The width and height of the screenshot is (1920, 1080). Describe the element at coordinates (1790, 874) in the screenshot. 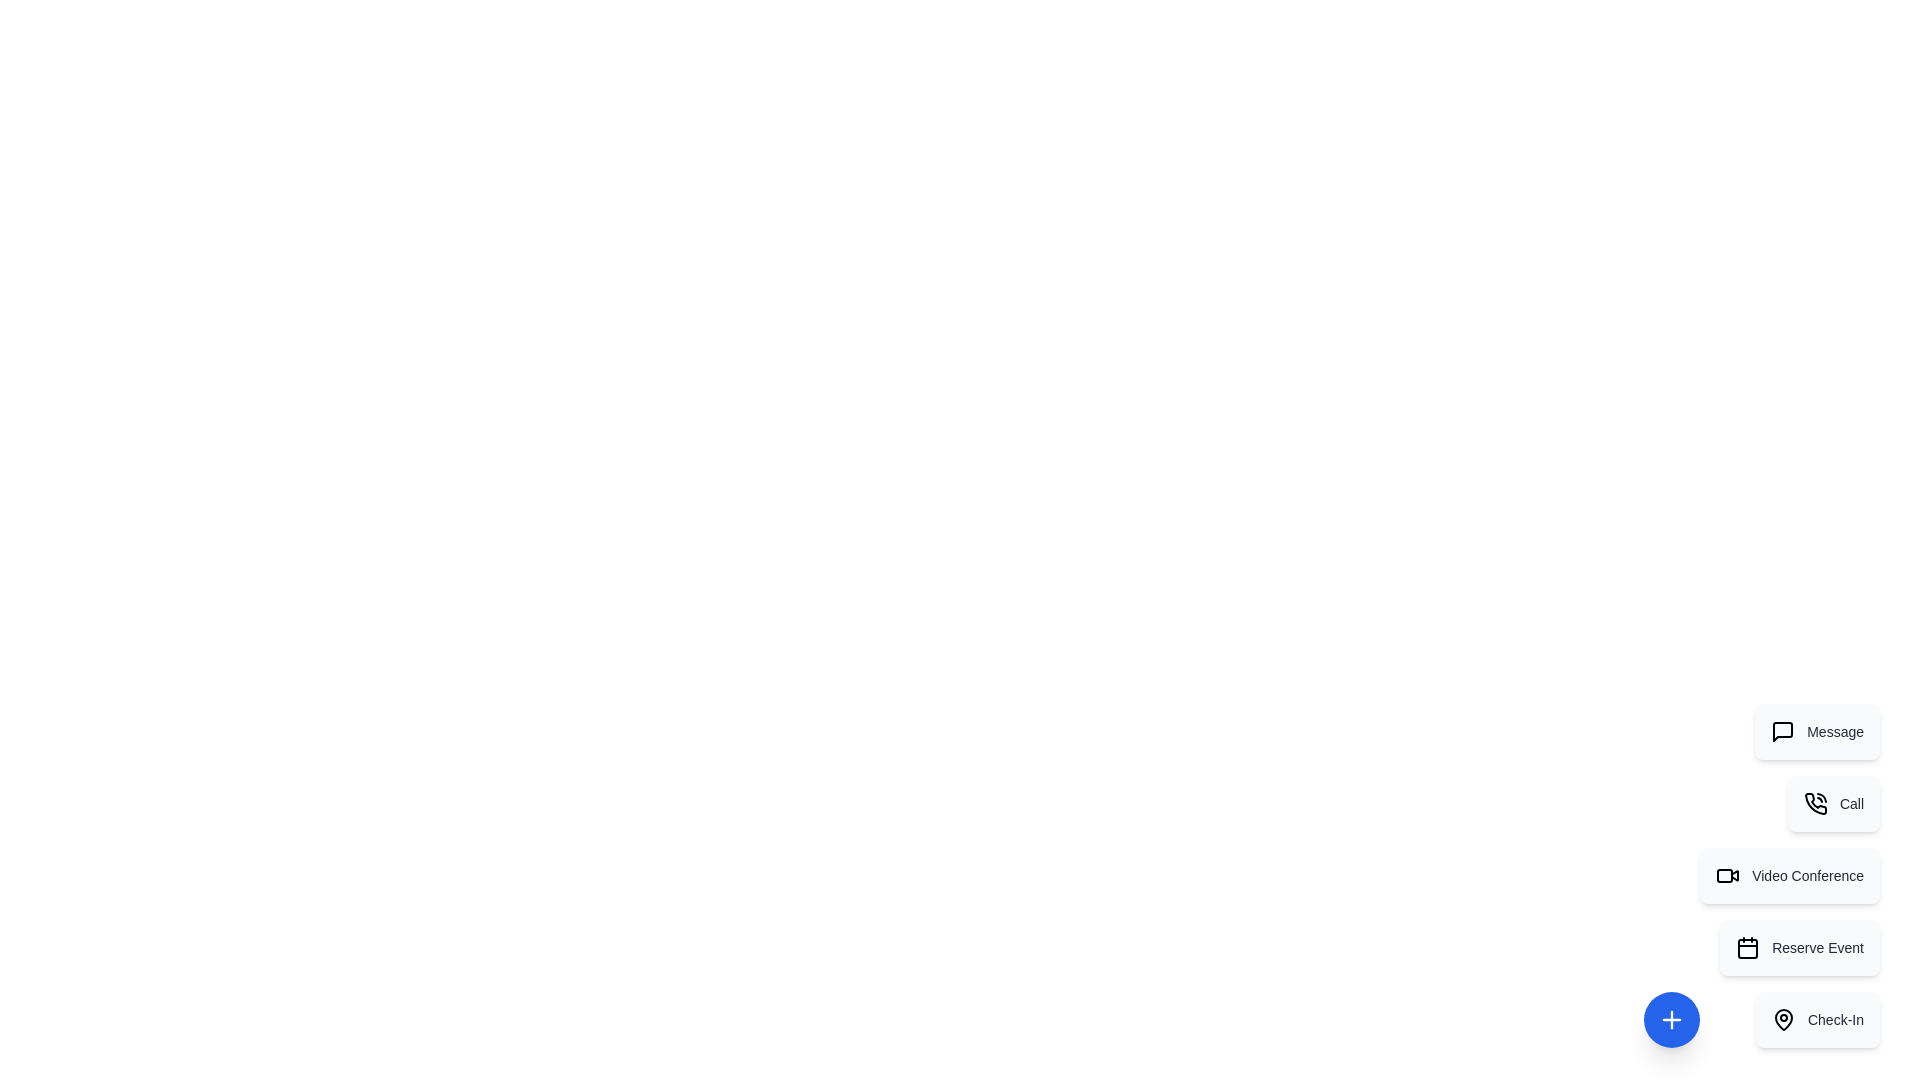

I see `the action item Video Conference from the menu` at that location.